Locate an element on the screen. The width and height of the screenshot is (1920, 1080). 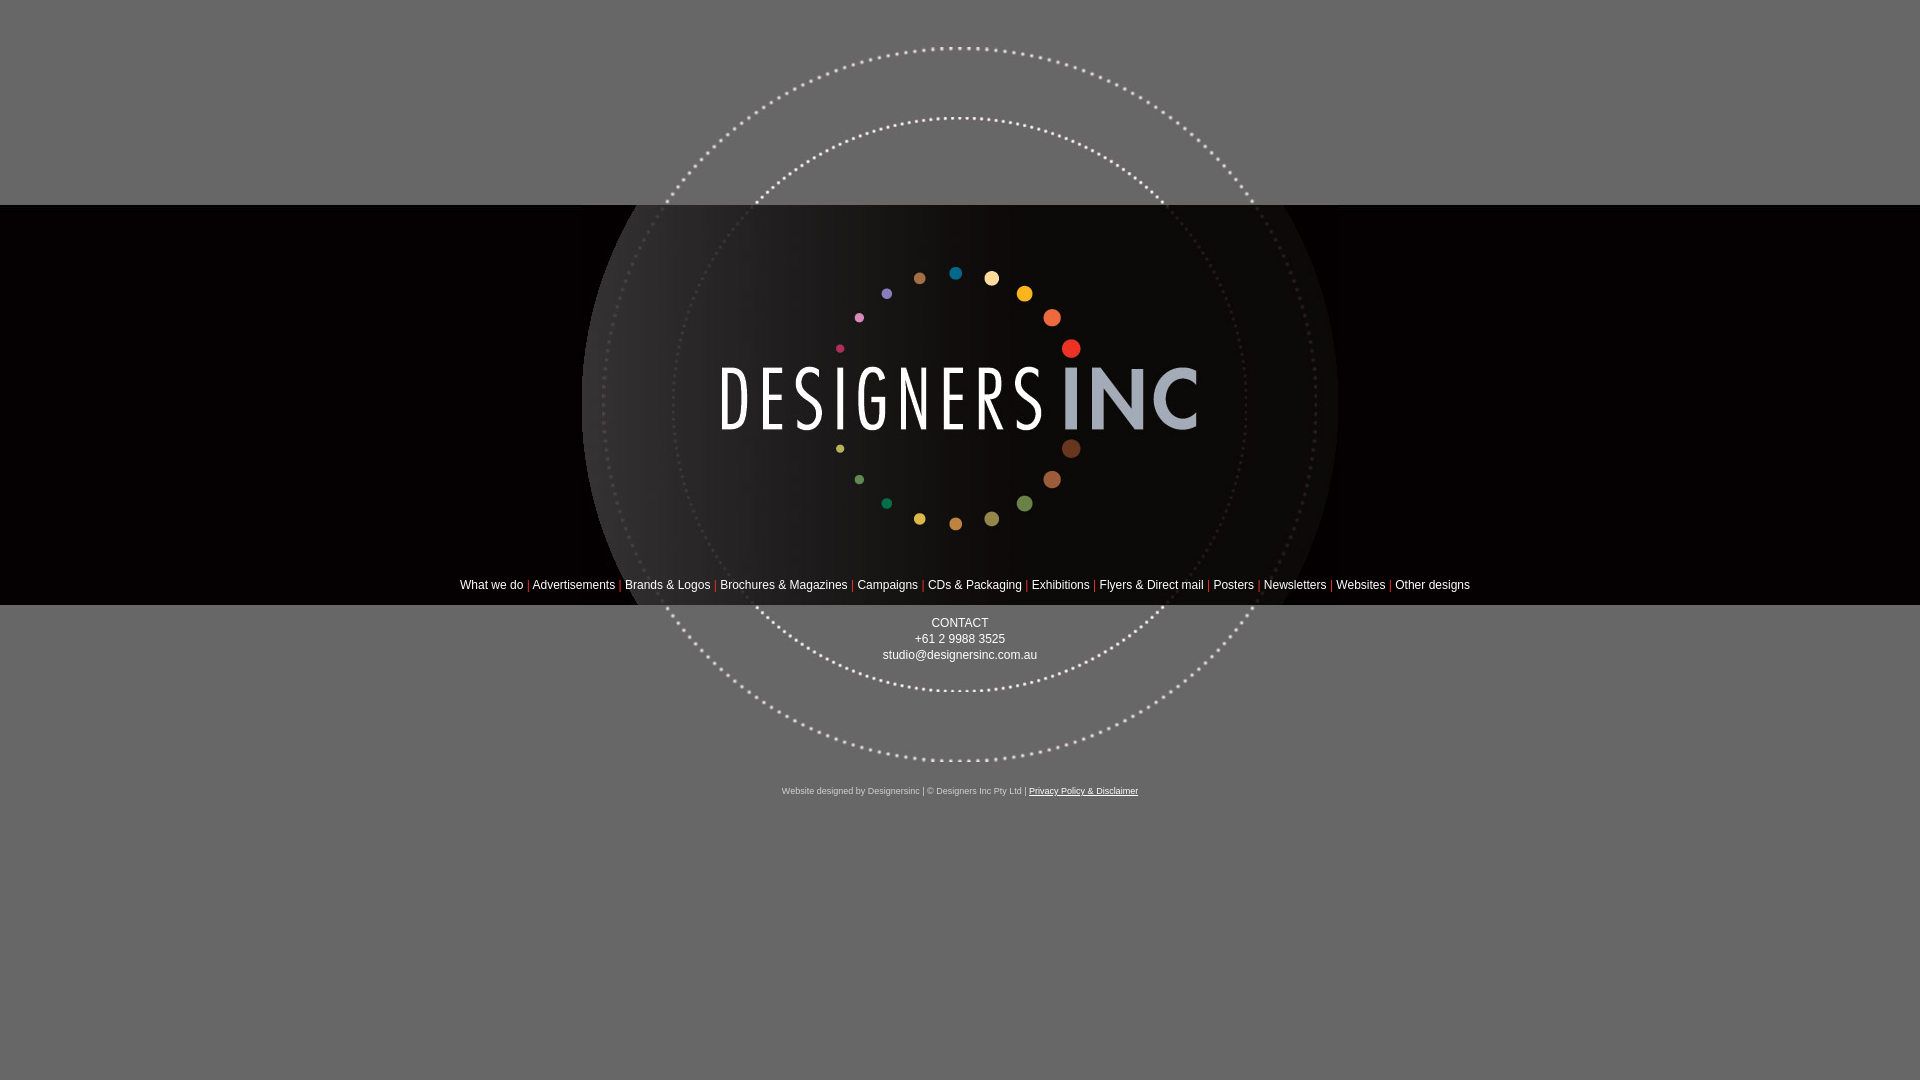
'Other designs' is located at coordinates (1431, 585).